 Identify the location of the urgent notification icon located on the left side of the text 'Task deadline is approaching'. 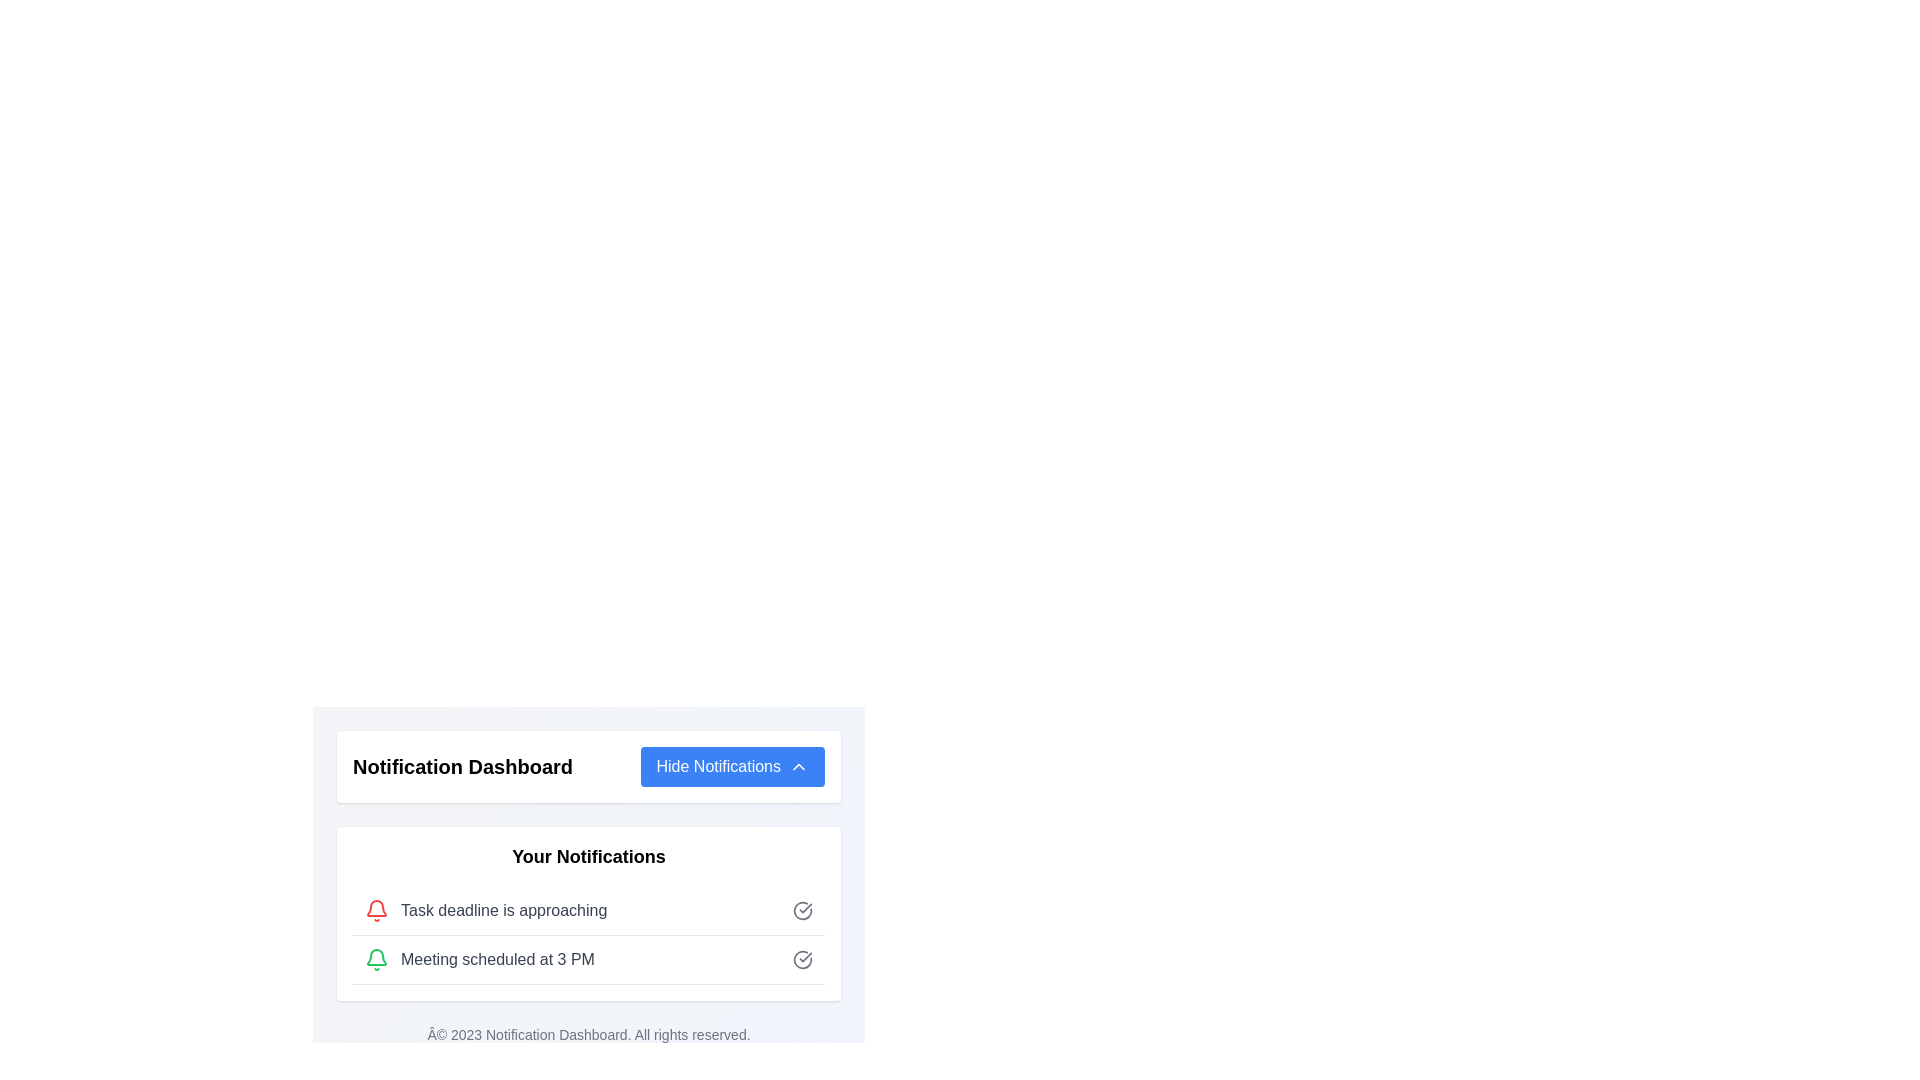
(377, 910).